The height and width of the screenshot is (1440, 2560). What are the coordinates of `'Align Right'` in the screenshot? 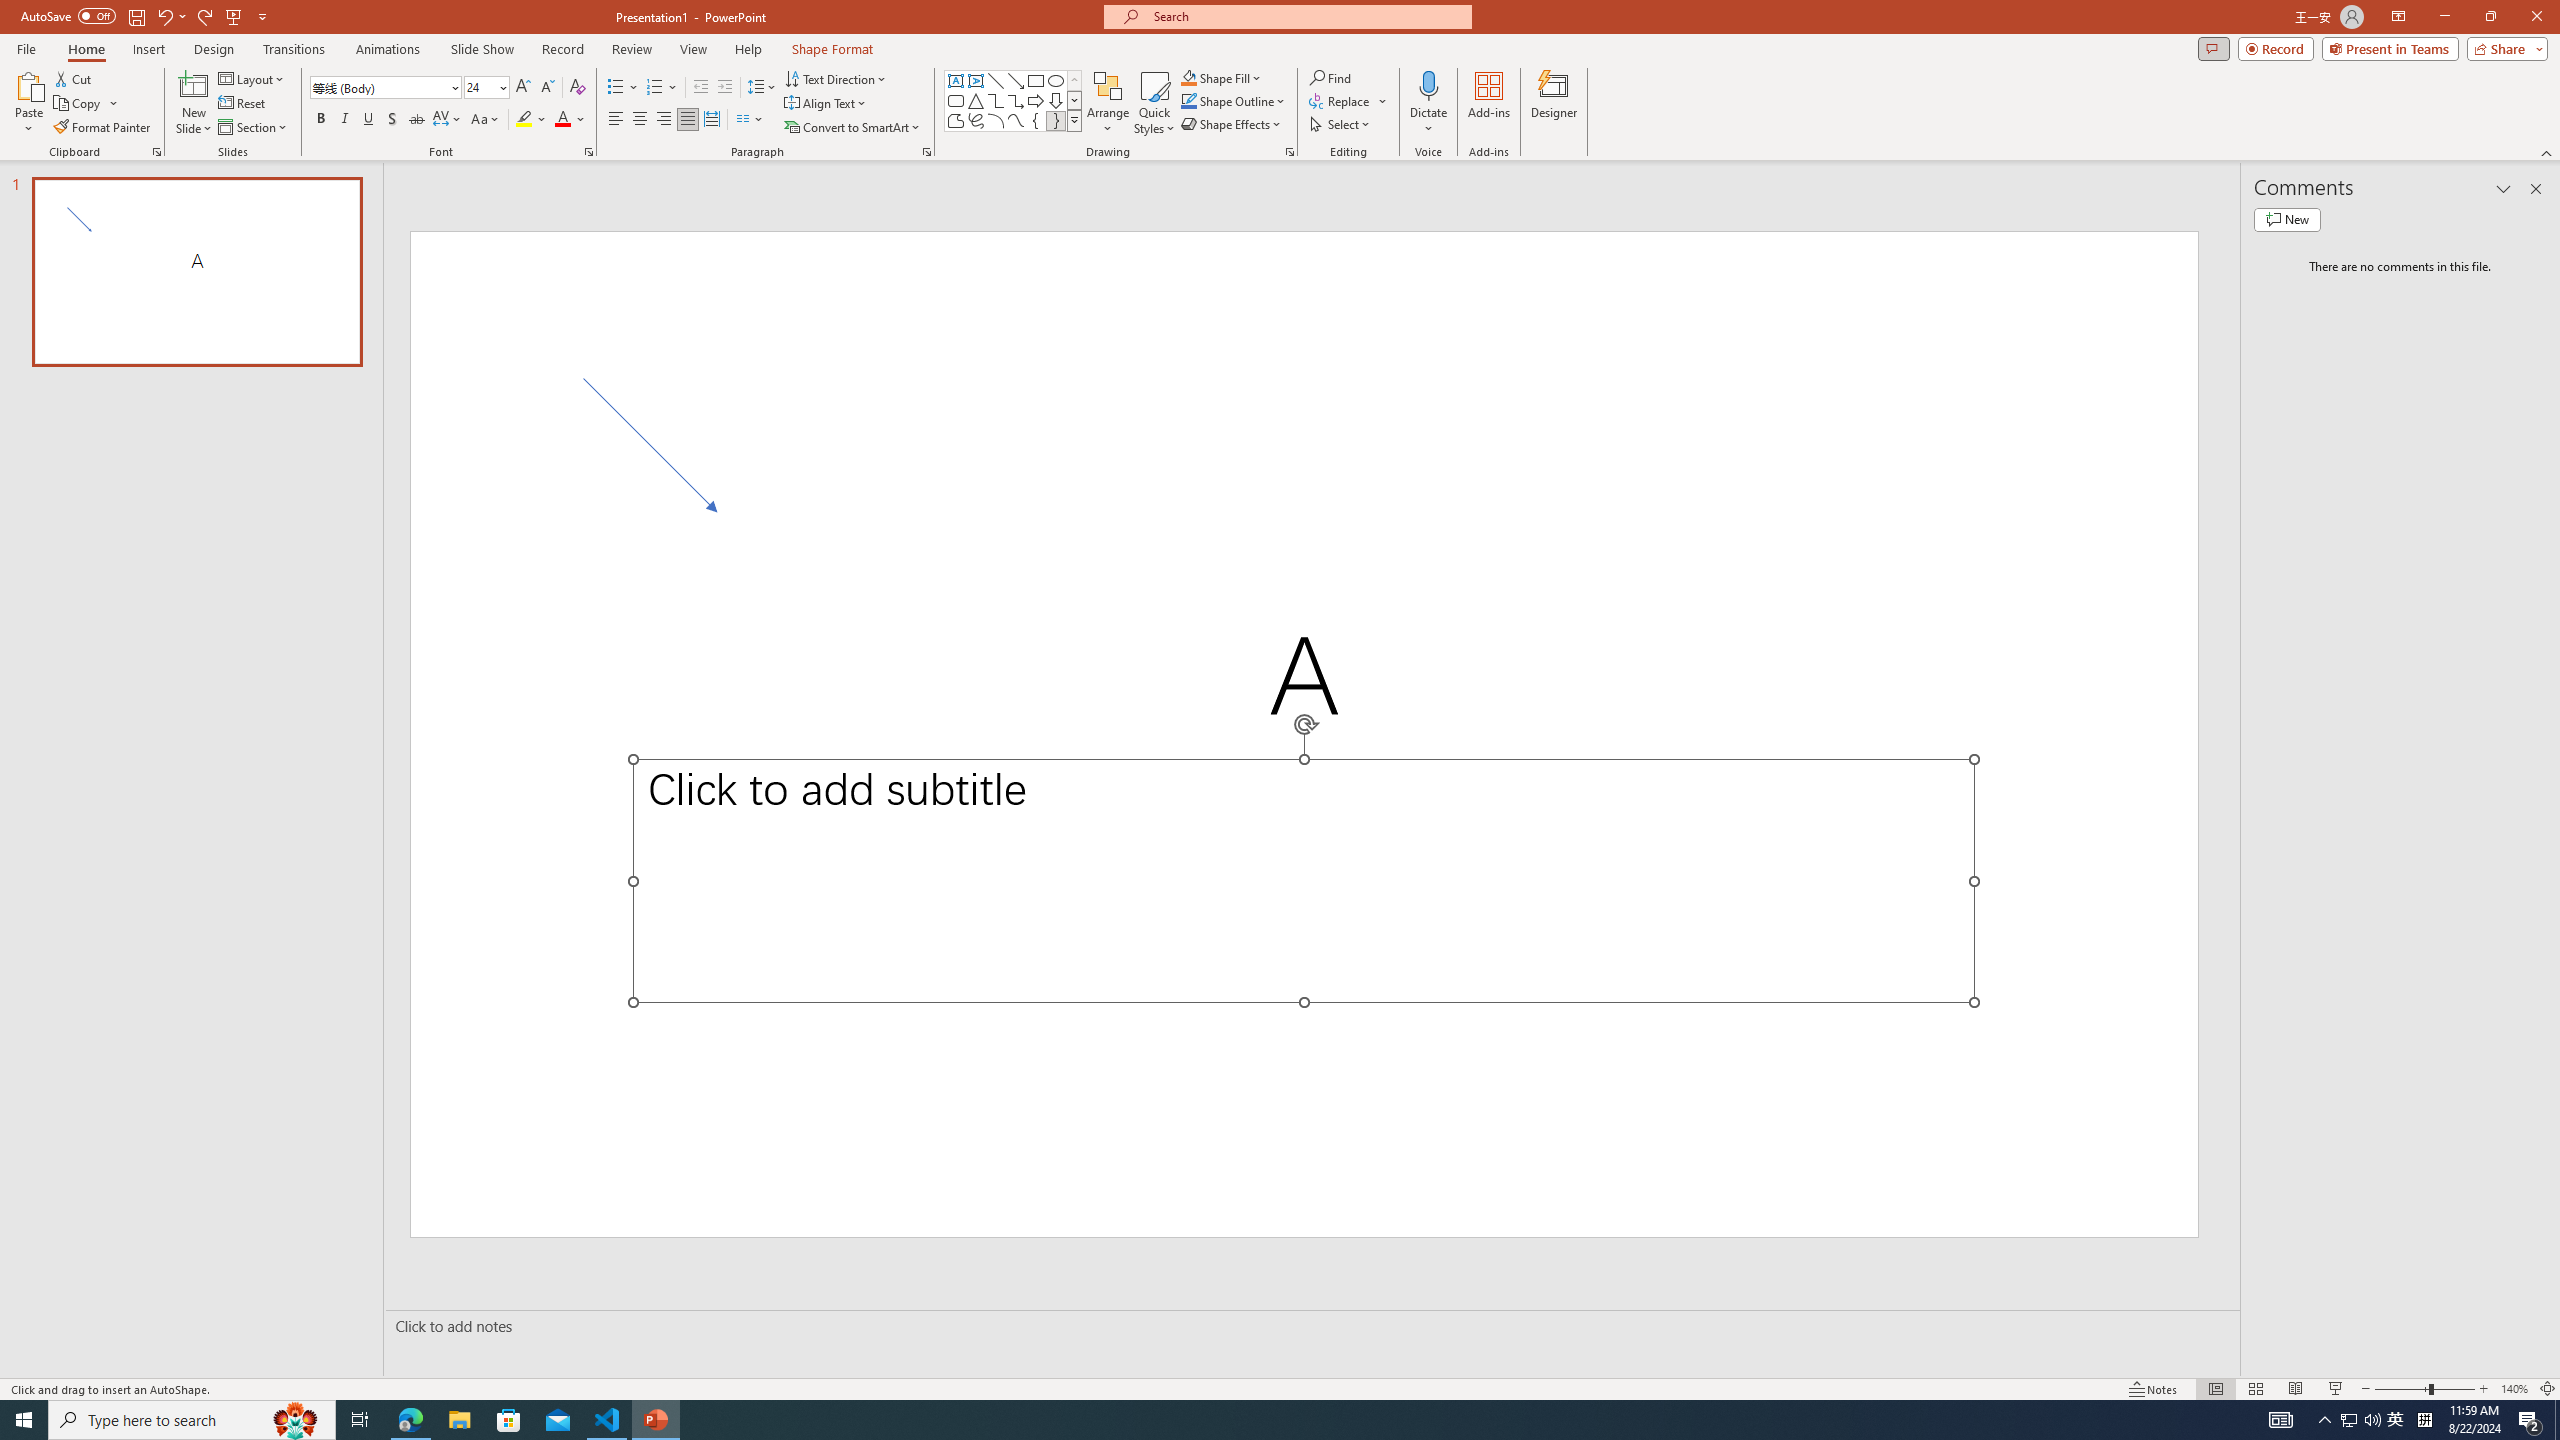 It's located at (664, 118).